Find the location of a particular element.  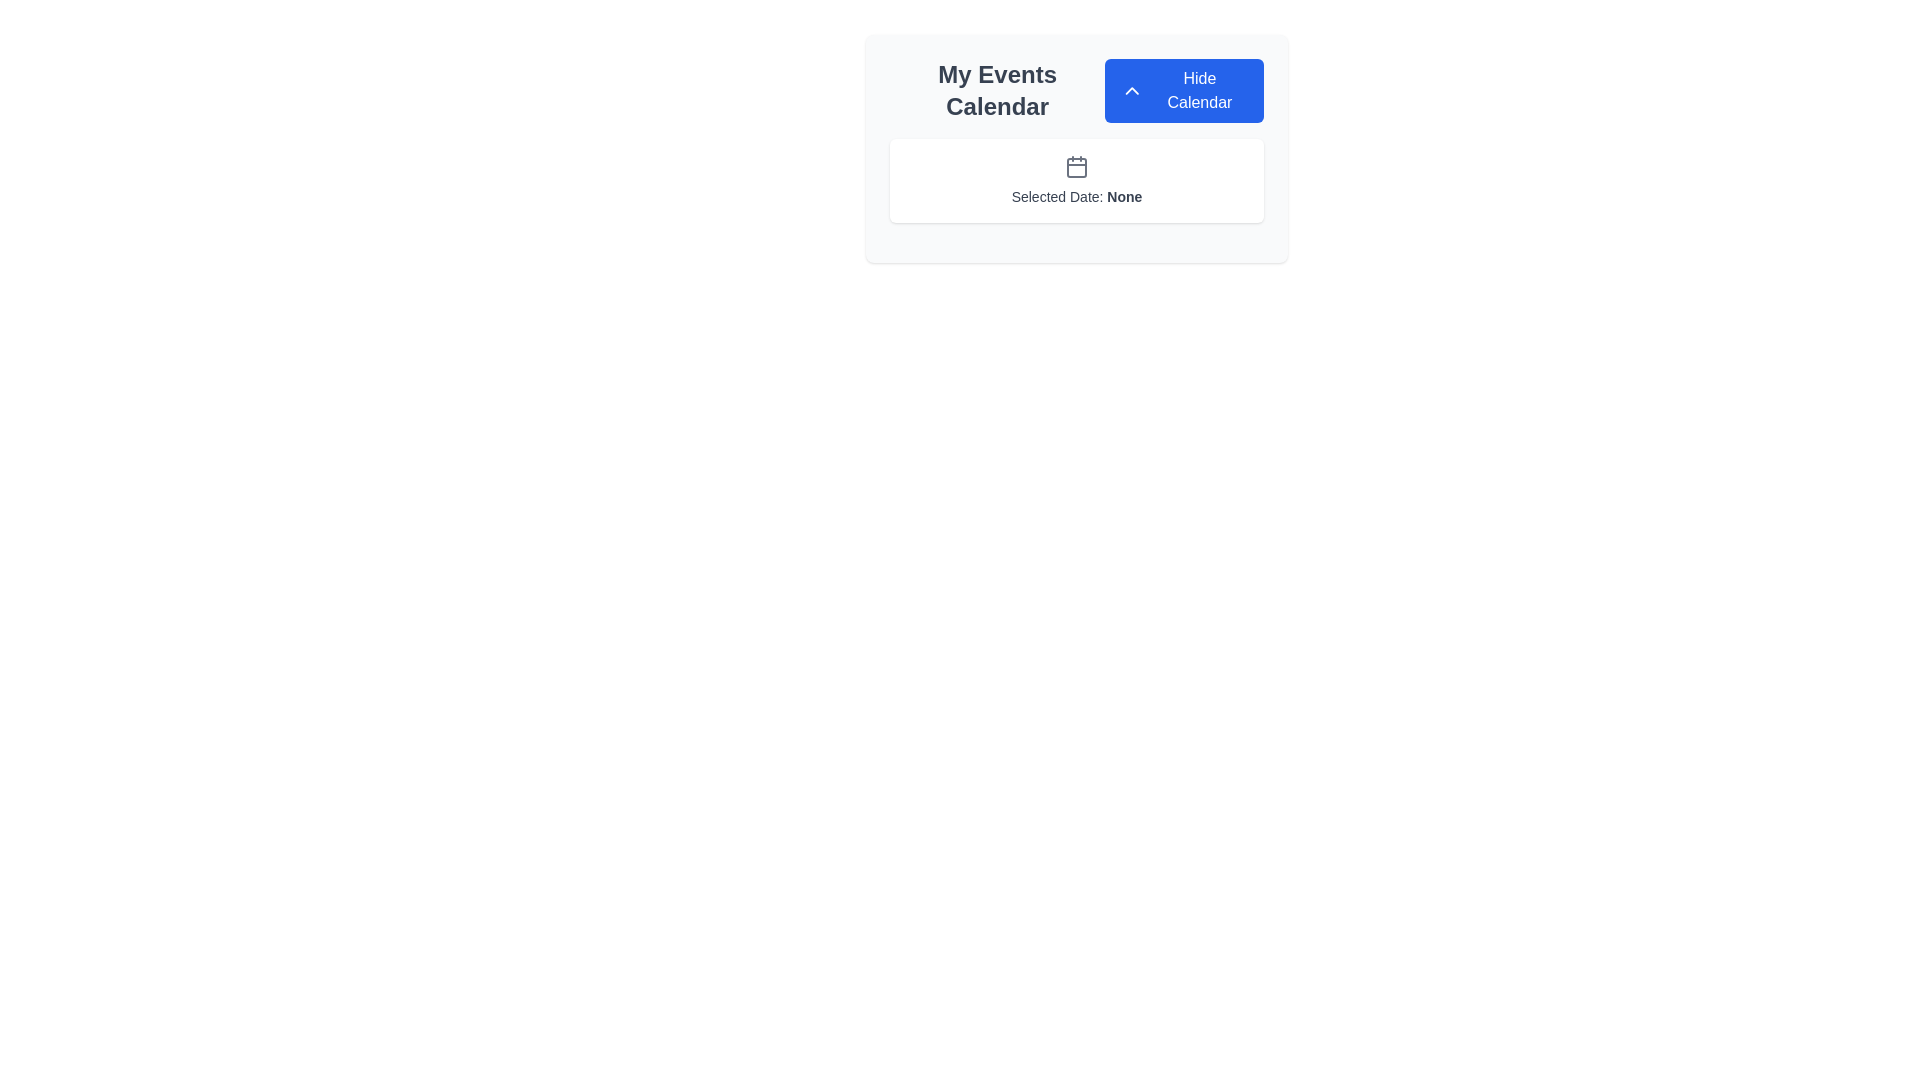

the Informational Display Panel which features a white background, rounded borders, and displays 'Selected Date: None' is located at coordinates (1075, 181).